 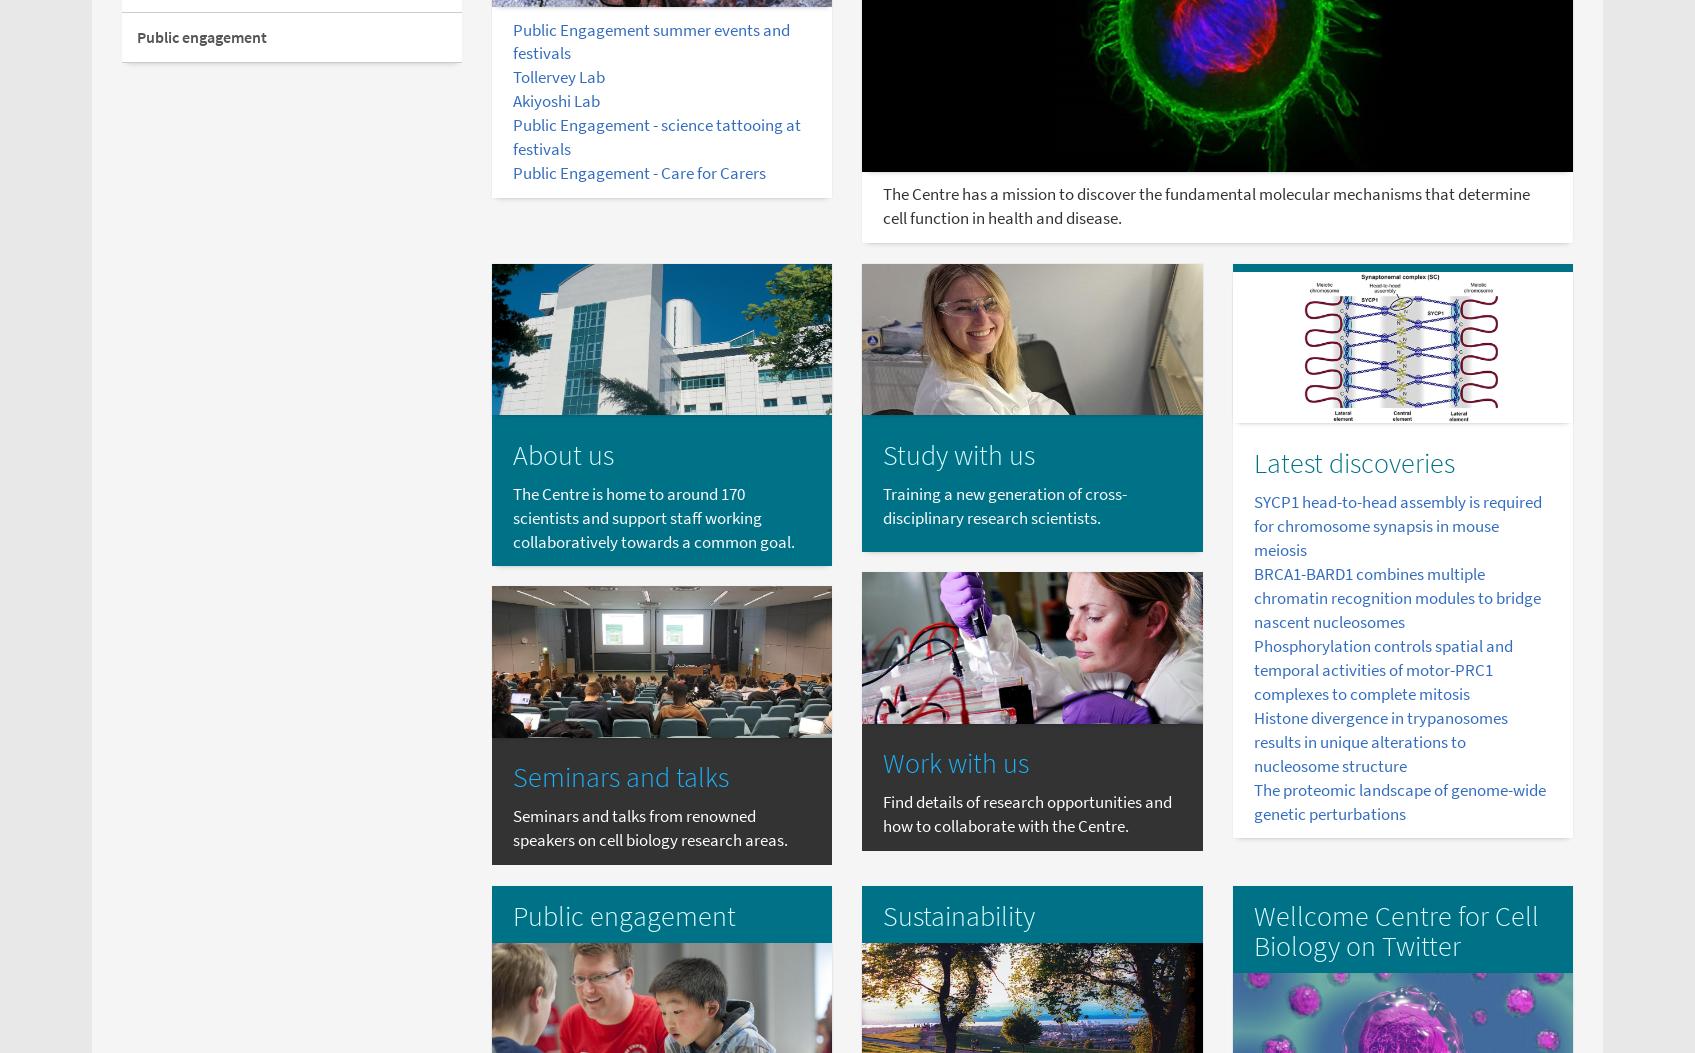 I want to click on 'Tollervey Lab', so click(x=557, y=75).